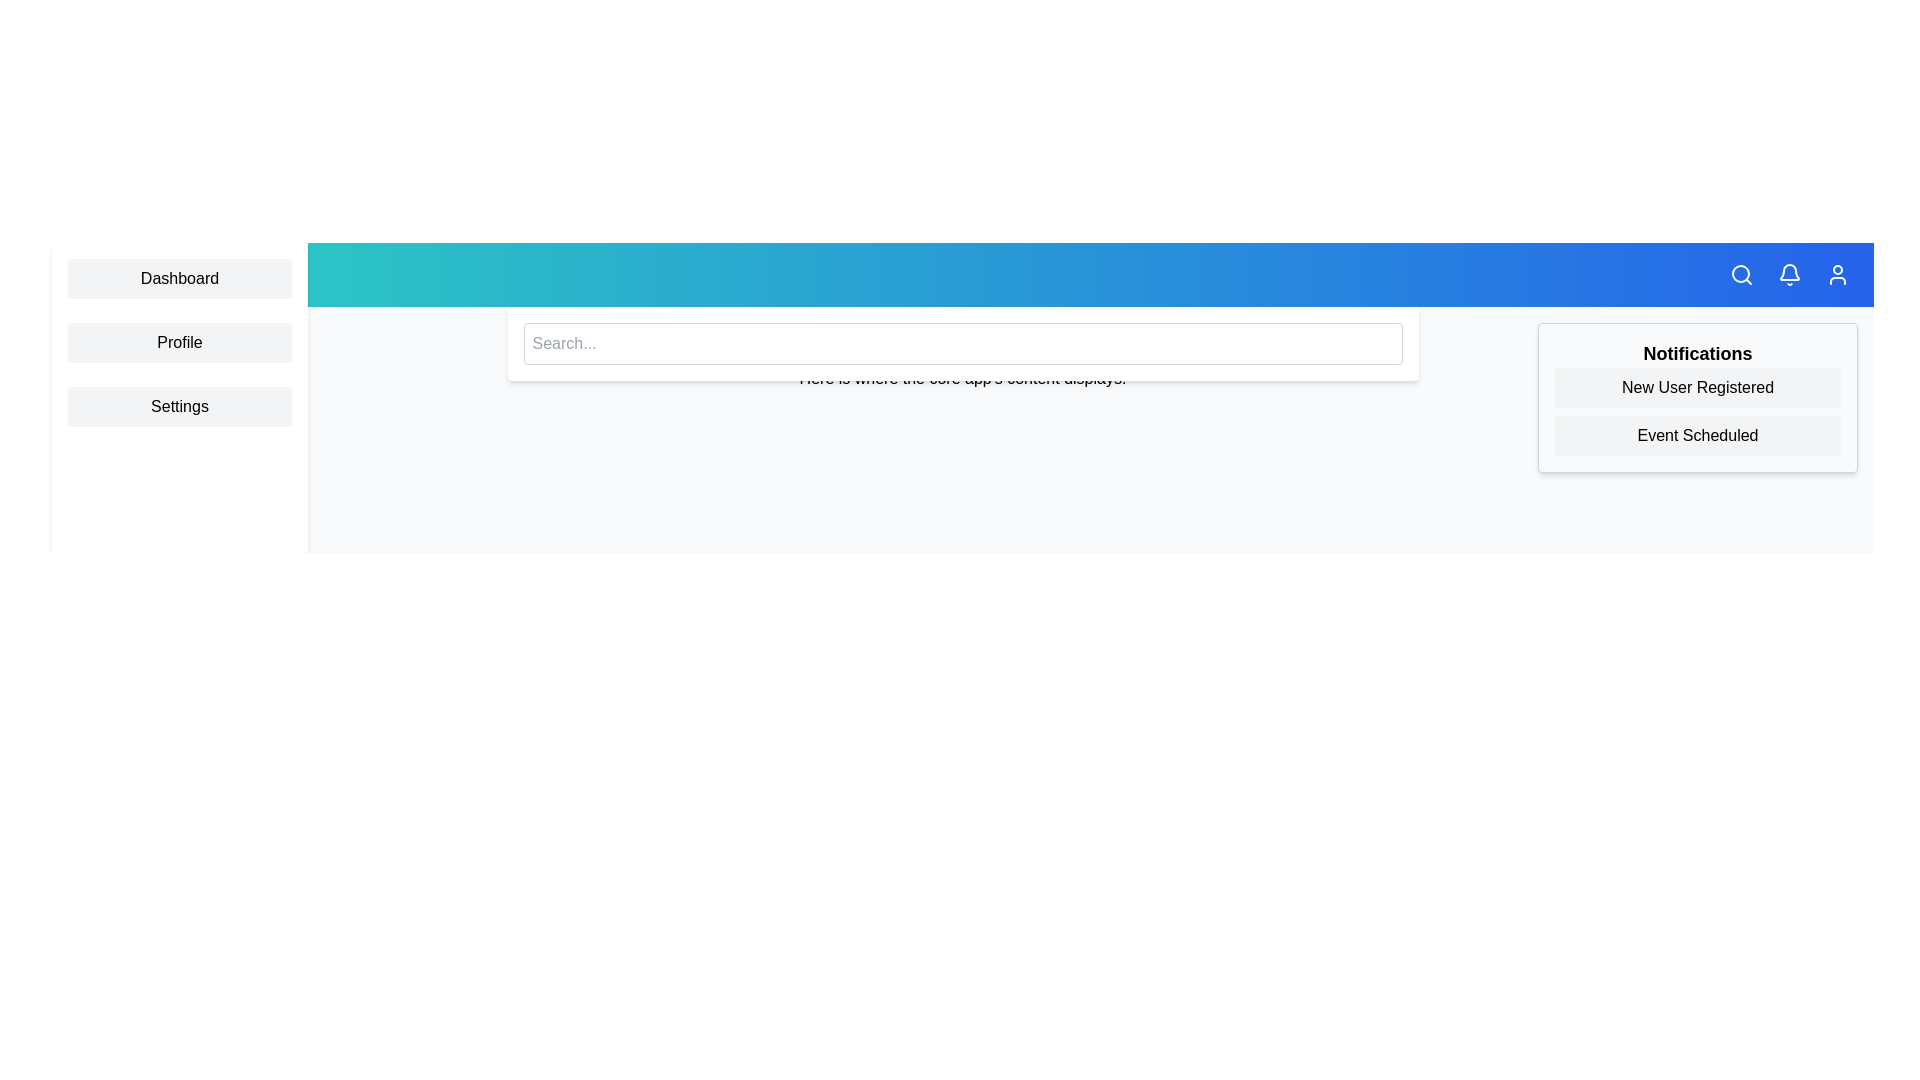 The height and width of the screenshot is (1080, 1920). I want to click on the navigation button located in the left vertical menu panel, which is the third button beneath the 'Profile' button, to change its background color, so click(180, 406).